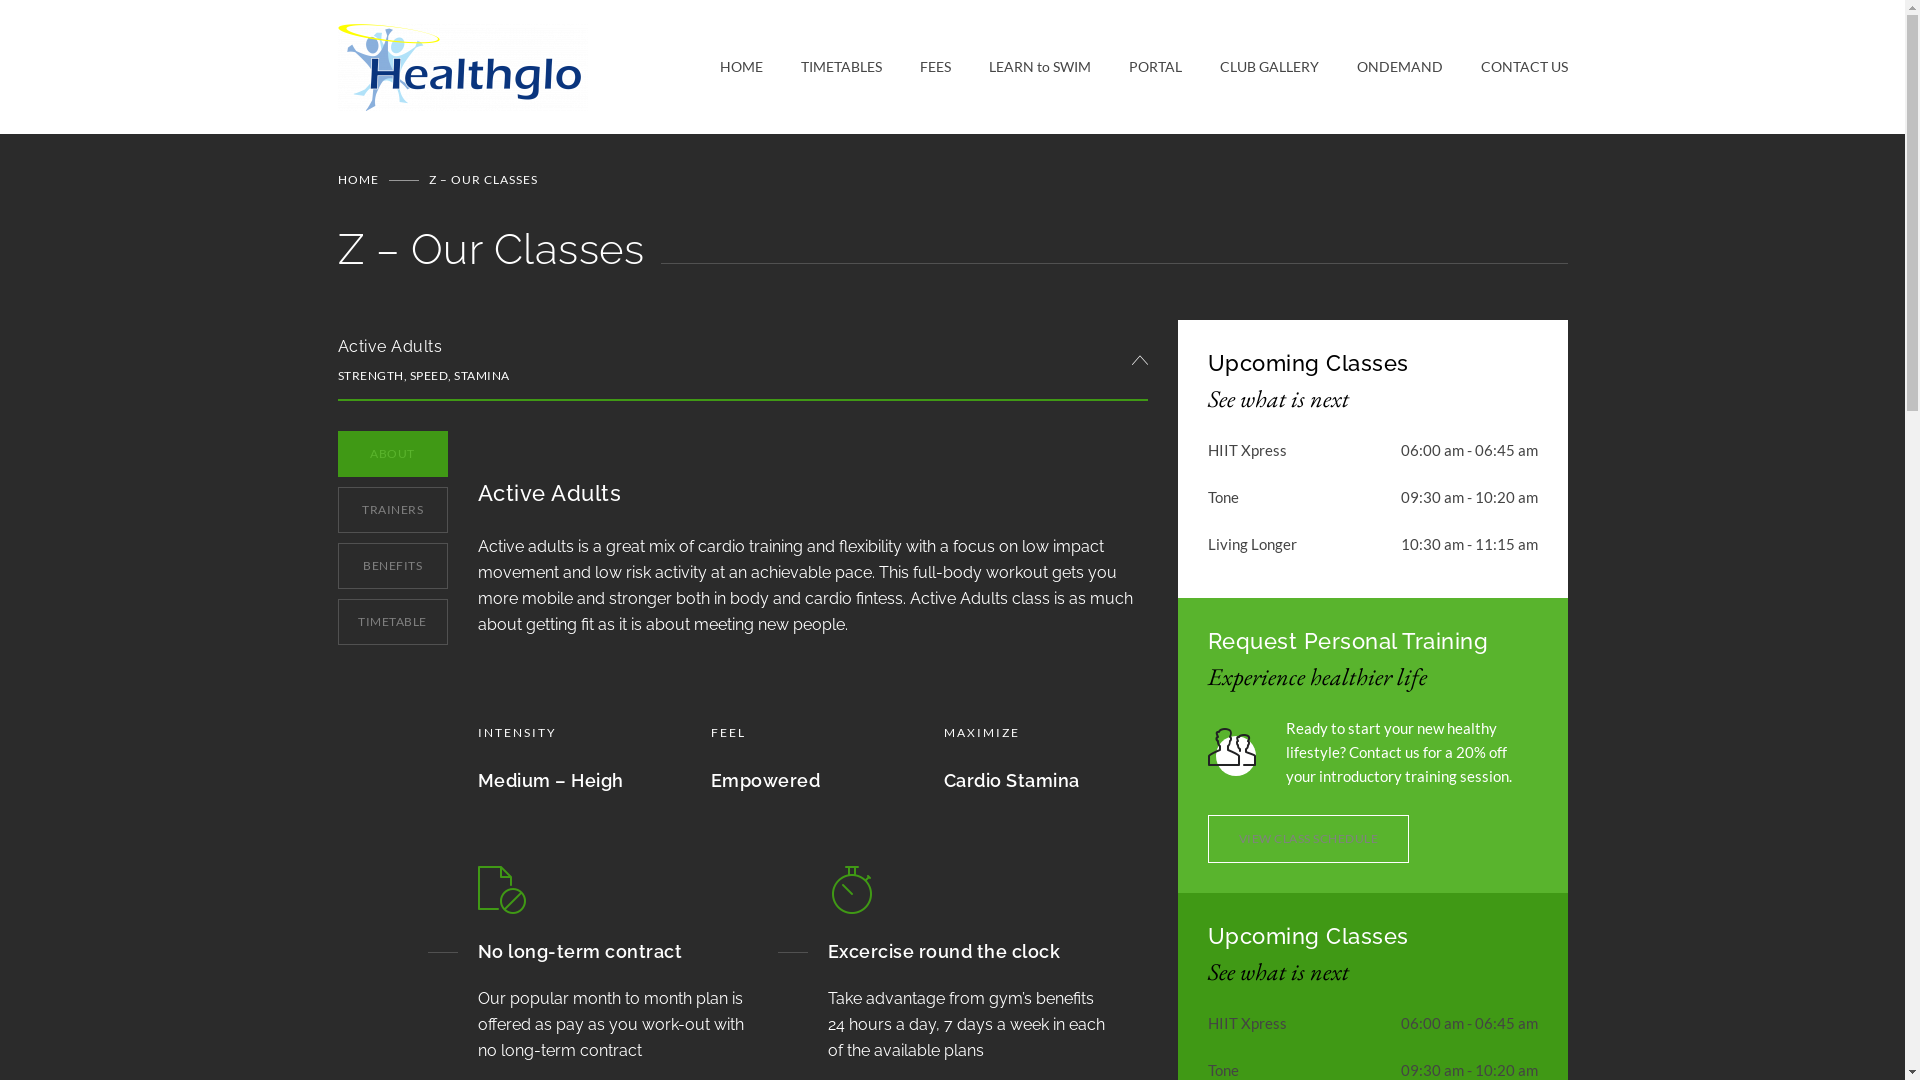 The height and width of the screenshot is (1080, 1920). I want to click on 'Tone', so click(1222, 1068).